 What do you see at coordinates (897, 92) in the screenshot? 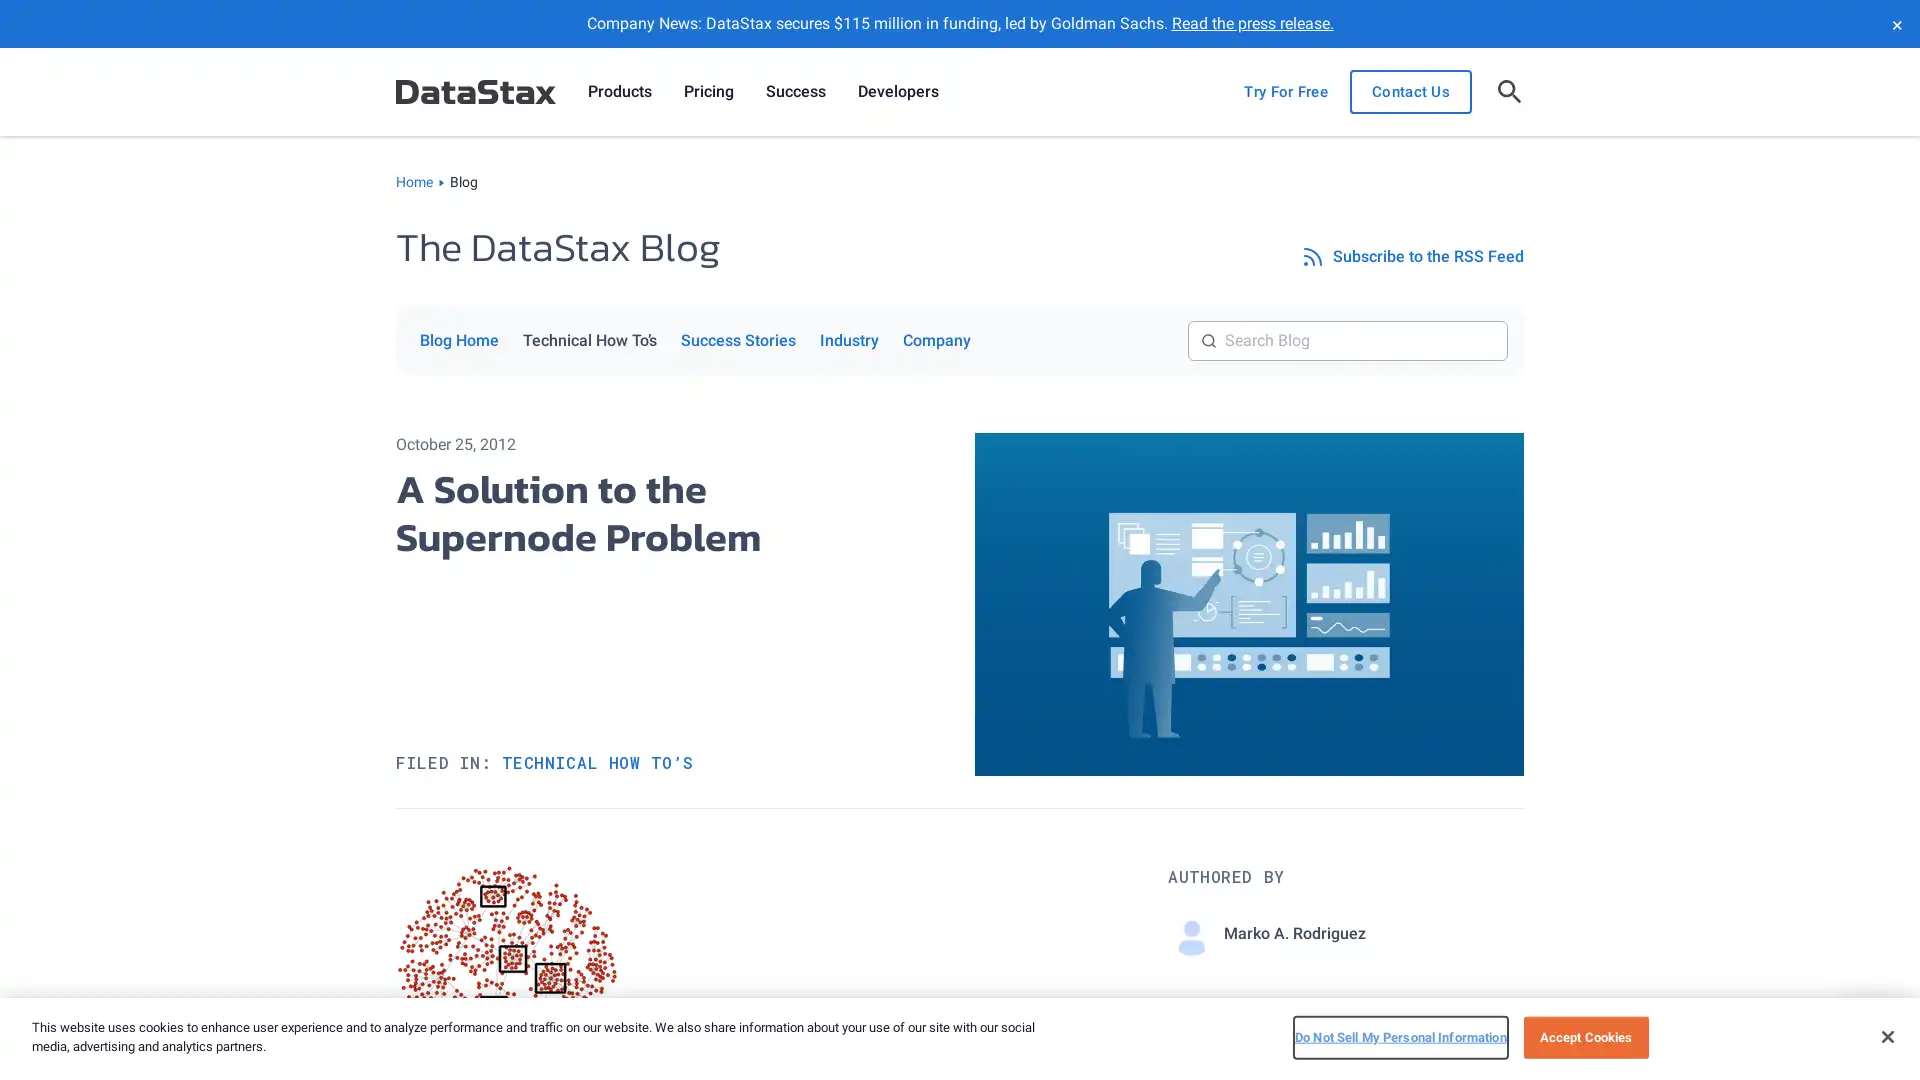
I see `Developers` at bounding box center [897, 92].